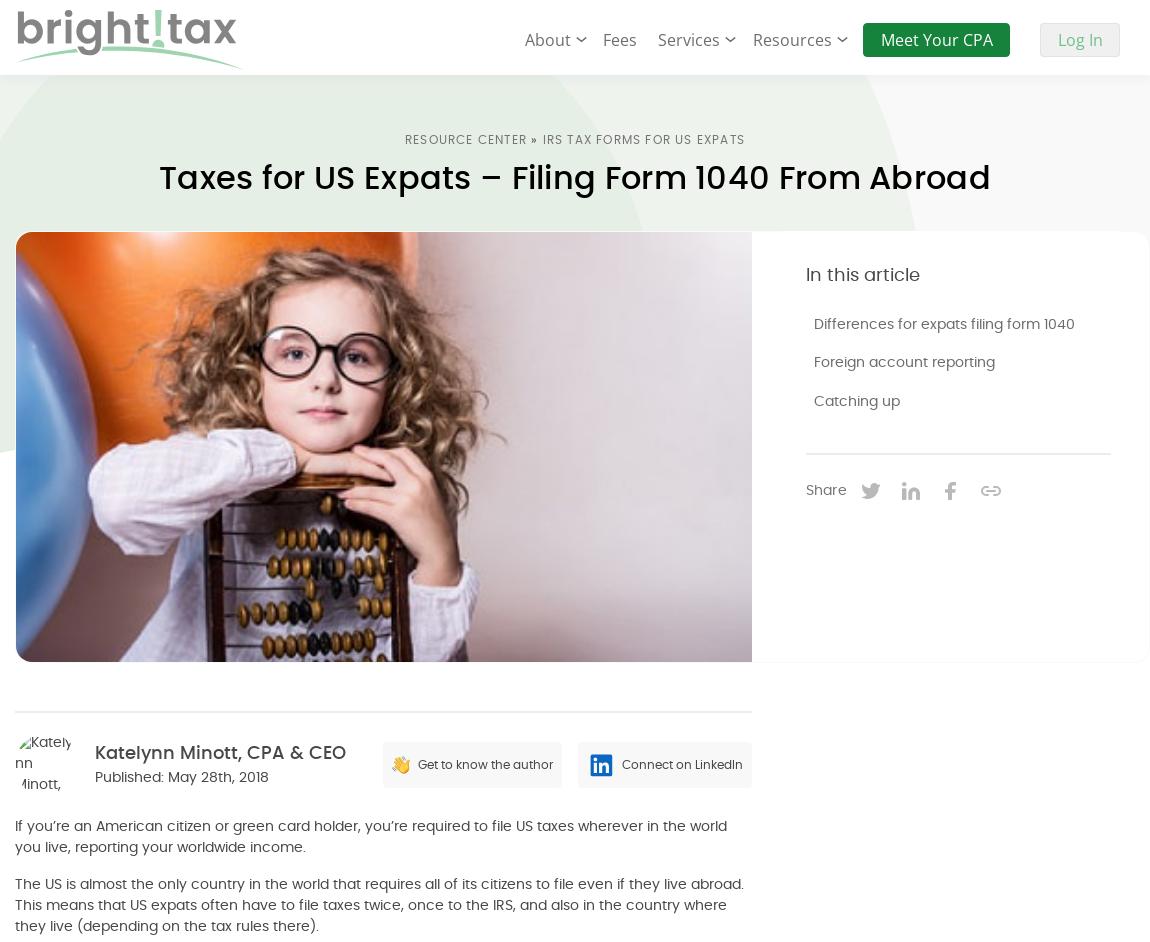 The width and height of the screenshot is (1150, 942). I want to click on 'Taxes for US Expats – Filing Form 1040 From Abroad', so click(575, 177).